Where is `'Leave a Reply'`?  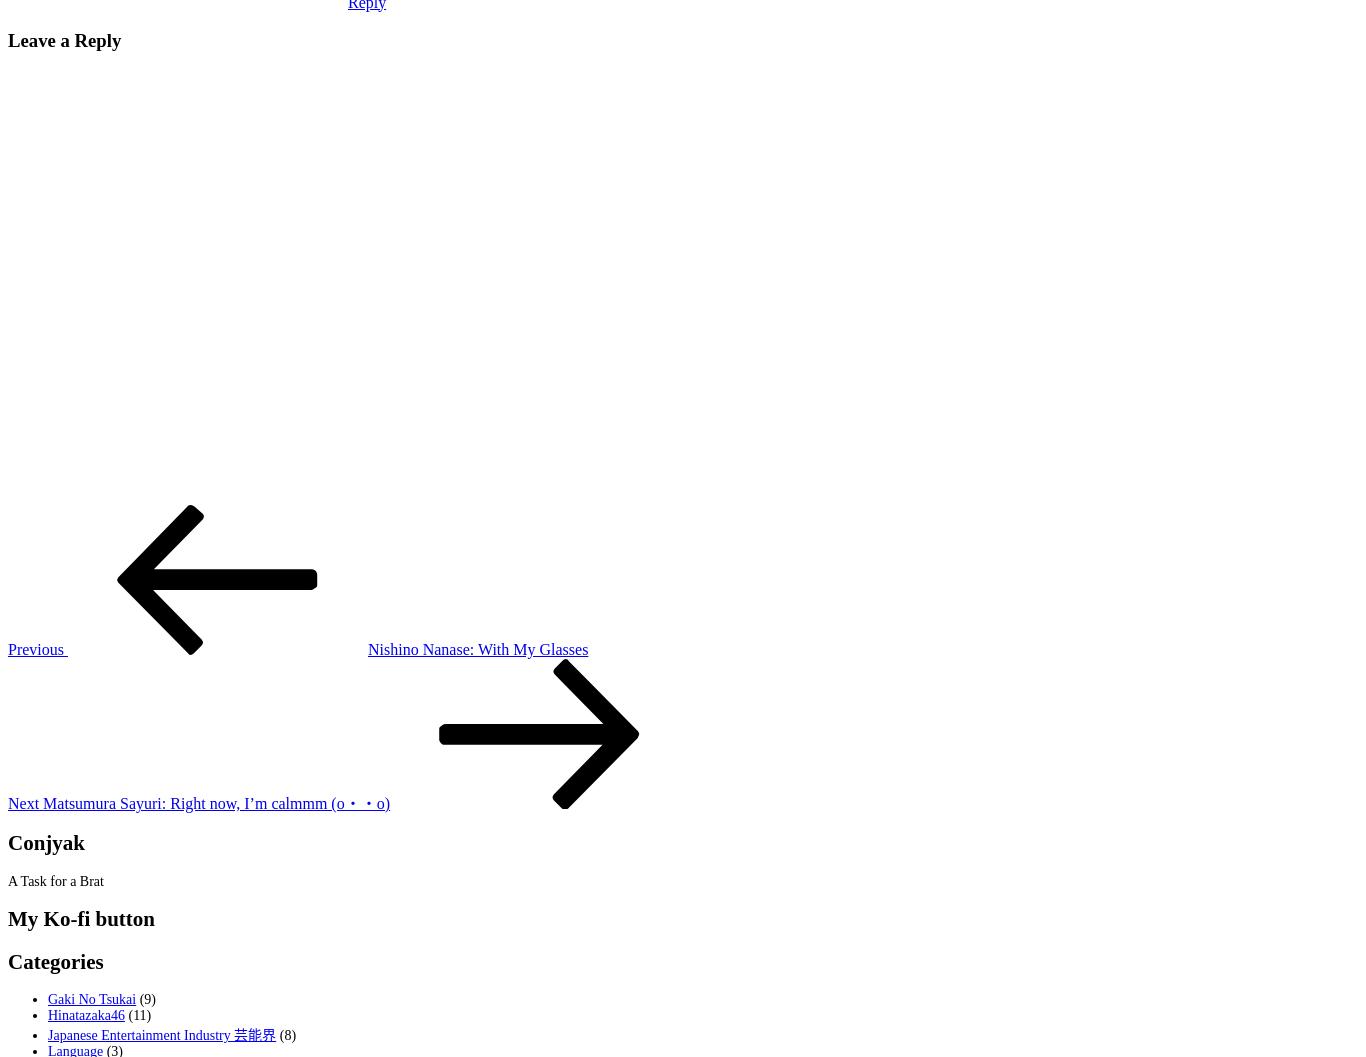 'Leave a Reply' is located at coordinates (64, 40).